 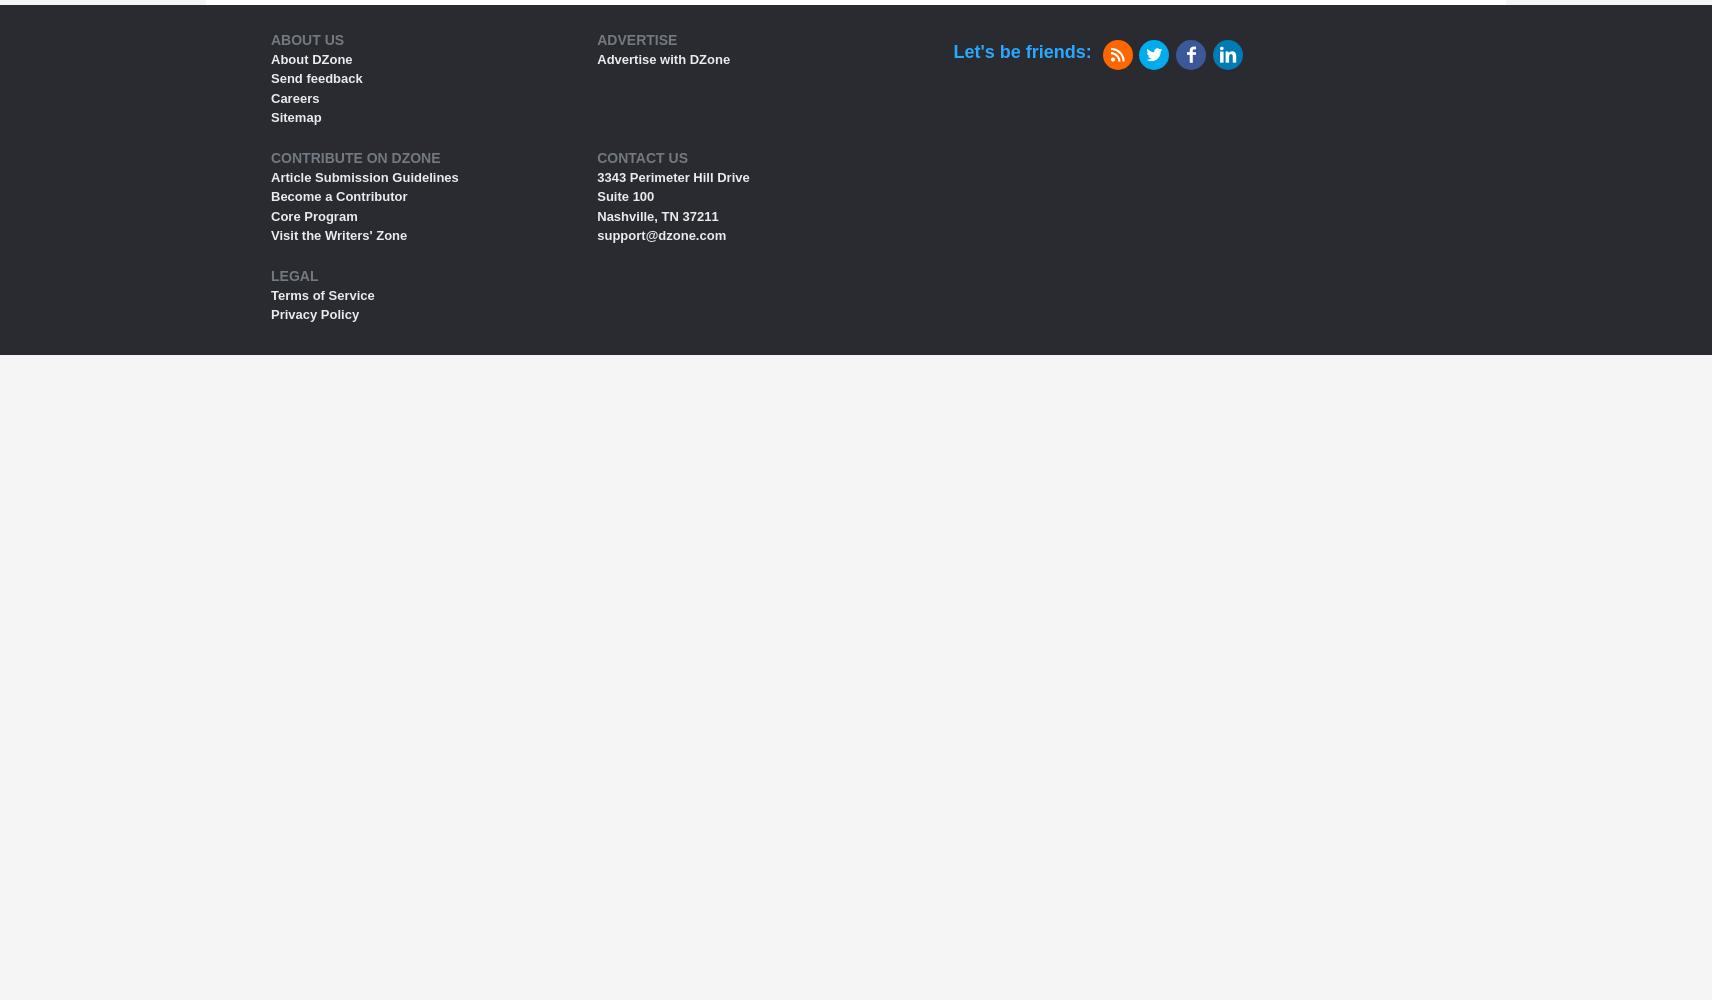 I want to click on 'support@dzone.com', so click(x=661, y=234).